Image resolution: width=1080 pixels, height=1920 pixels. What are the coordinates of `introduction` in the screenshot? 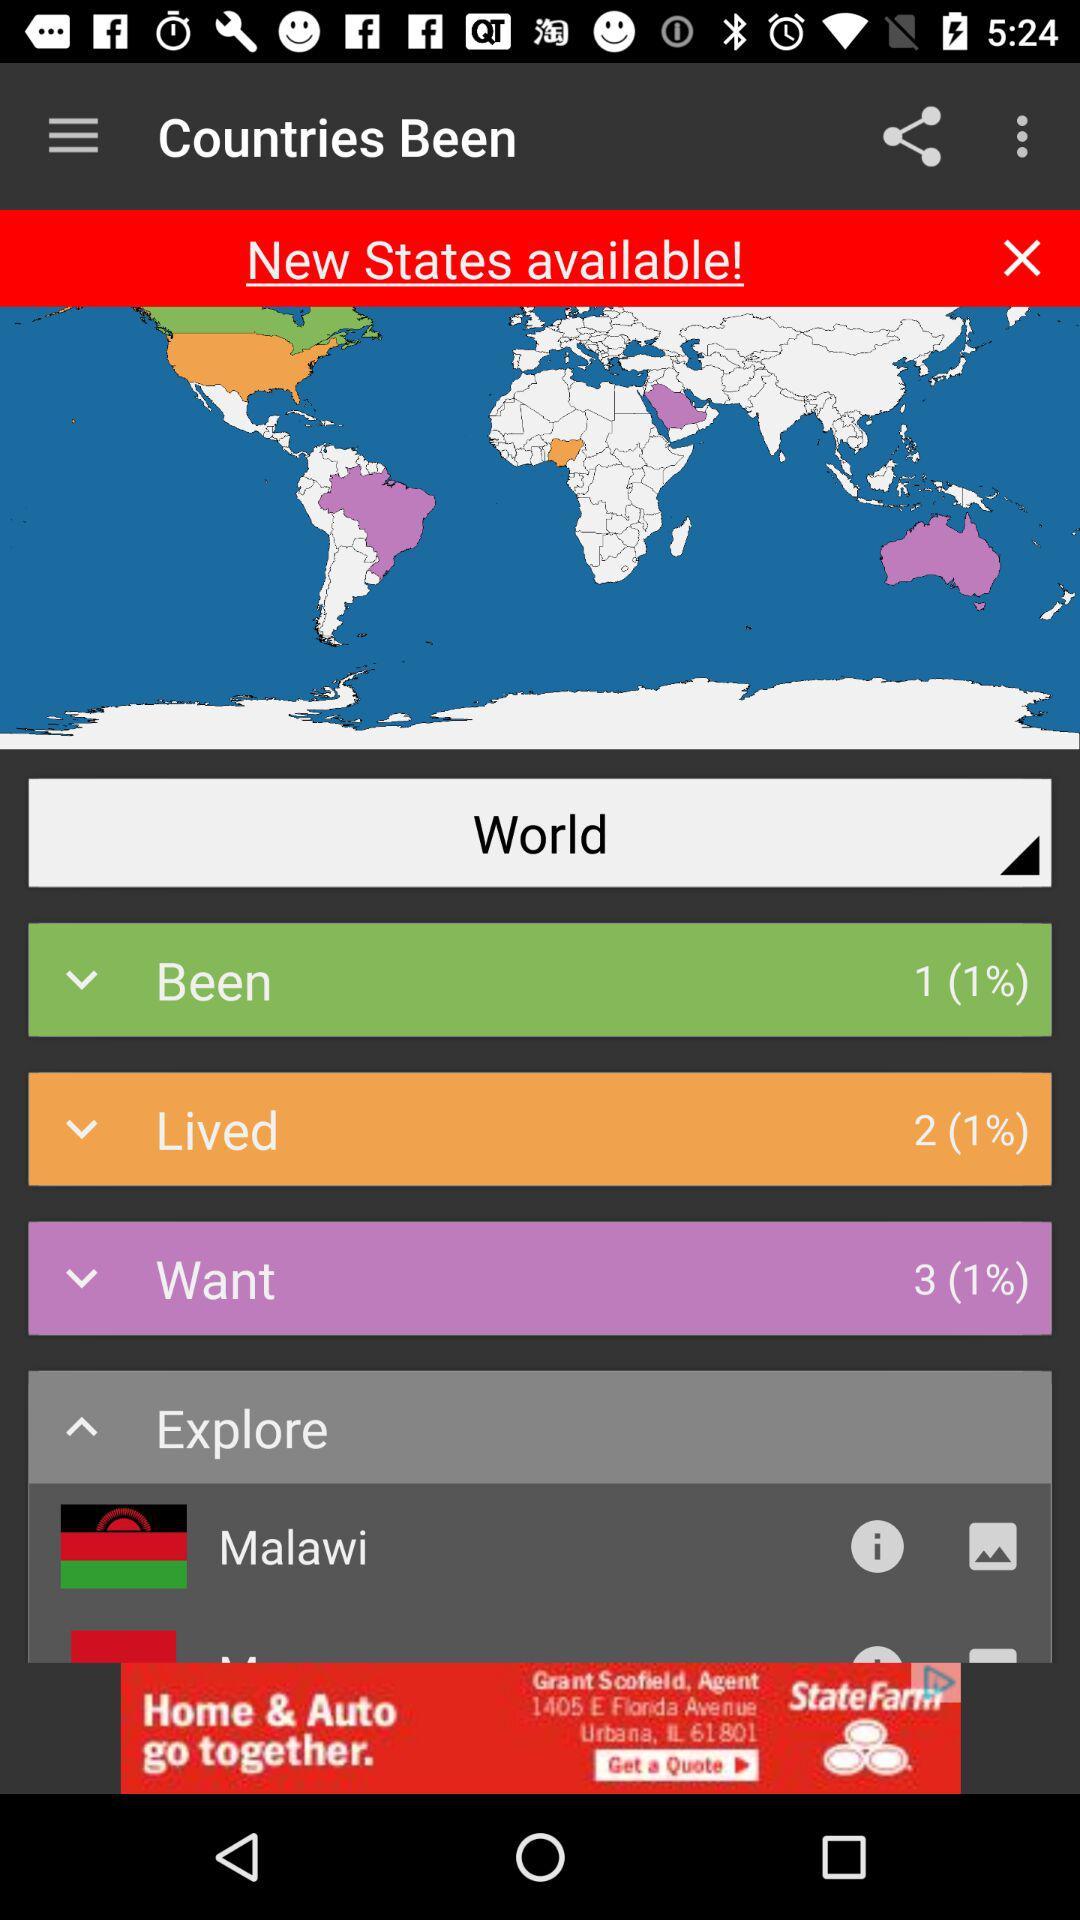 It's located at (876, 1545).